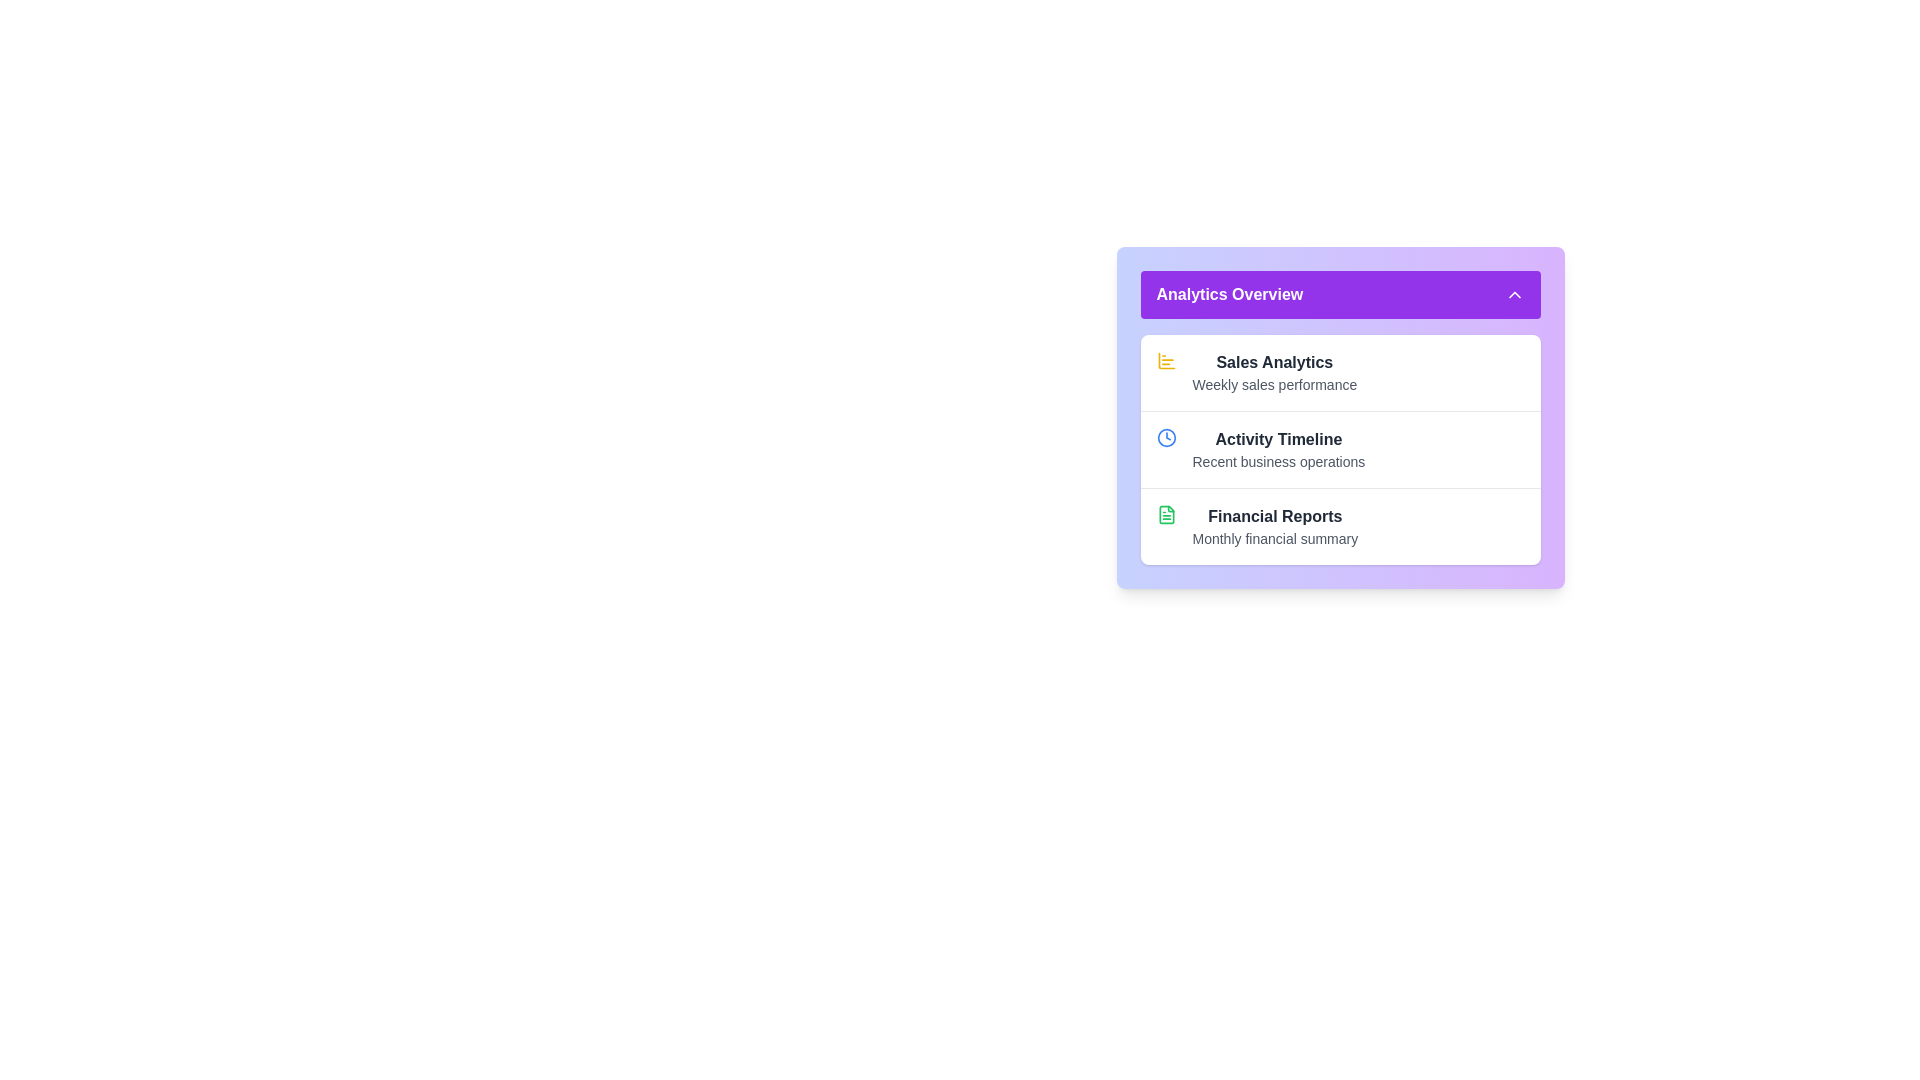  What do you see at coordinates (1166, 526) in the screenshot?
I see `the icon that visually indicates the type of item or action associated with 'Financial Reports', located on the left side of the 'Financial Reports' row in the 'Analytics Overview' section` at bounding box center [1166, 526].